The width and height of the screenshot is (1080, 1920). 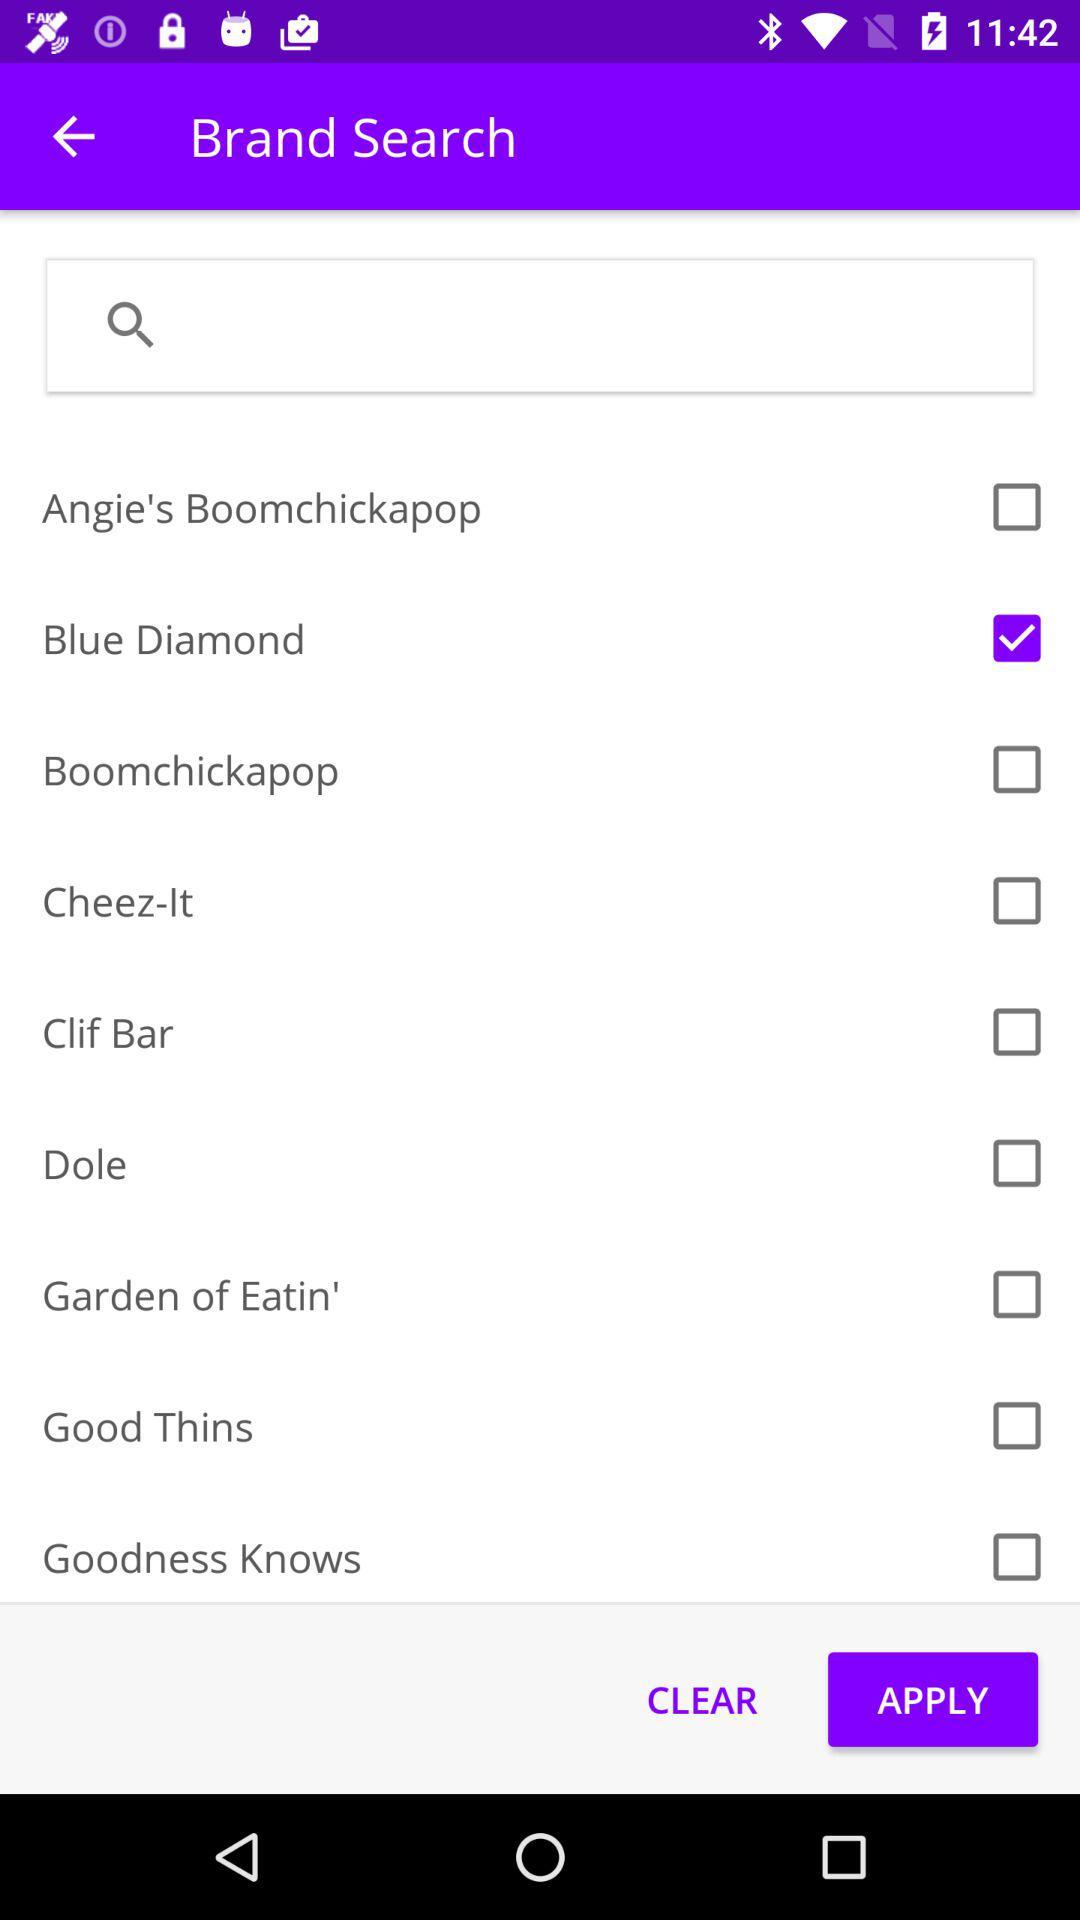 I want to click on the clif bar, so click(x=507, y=1032).